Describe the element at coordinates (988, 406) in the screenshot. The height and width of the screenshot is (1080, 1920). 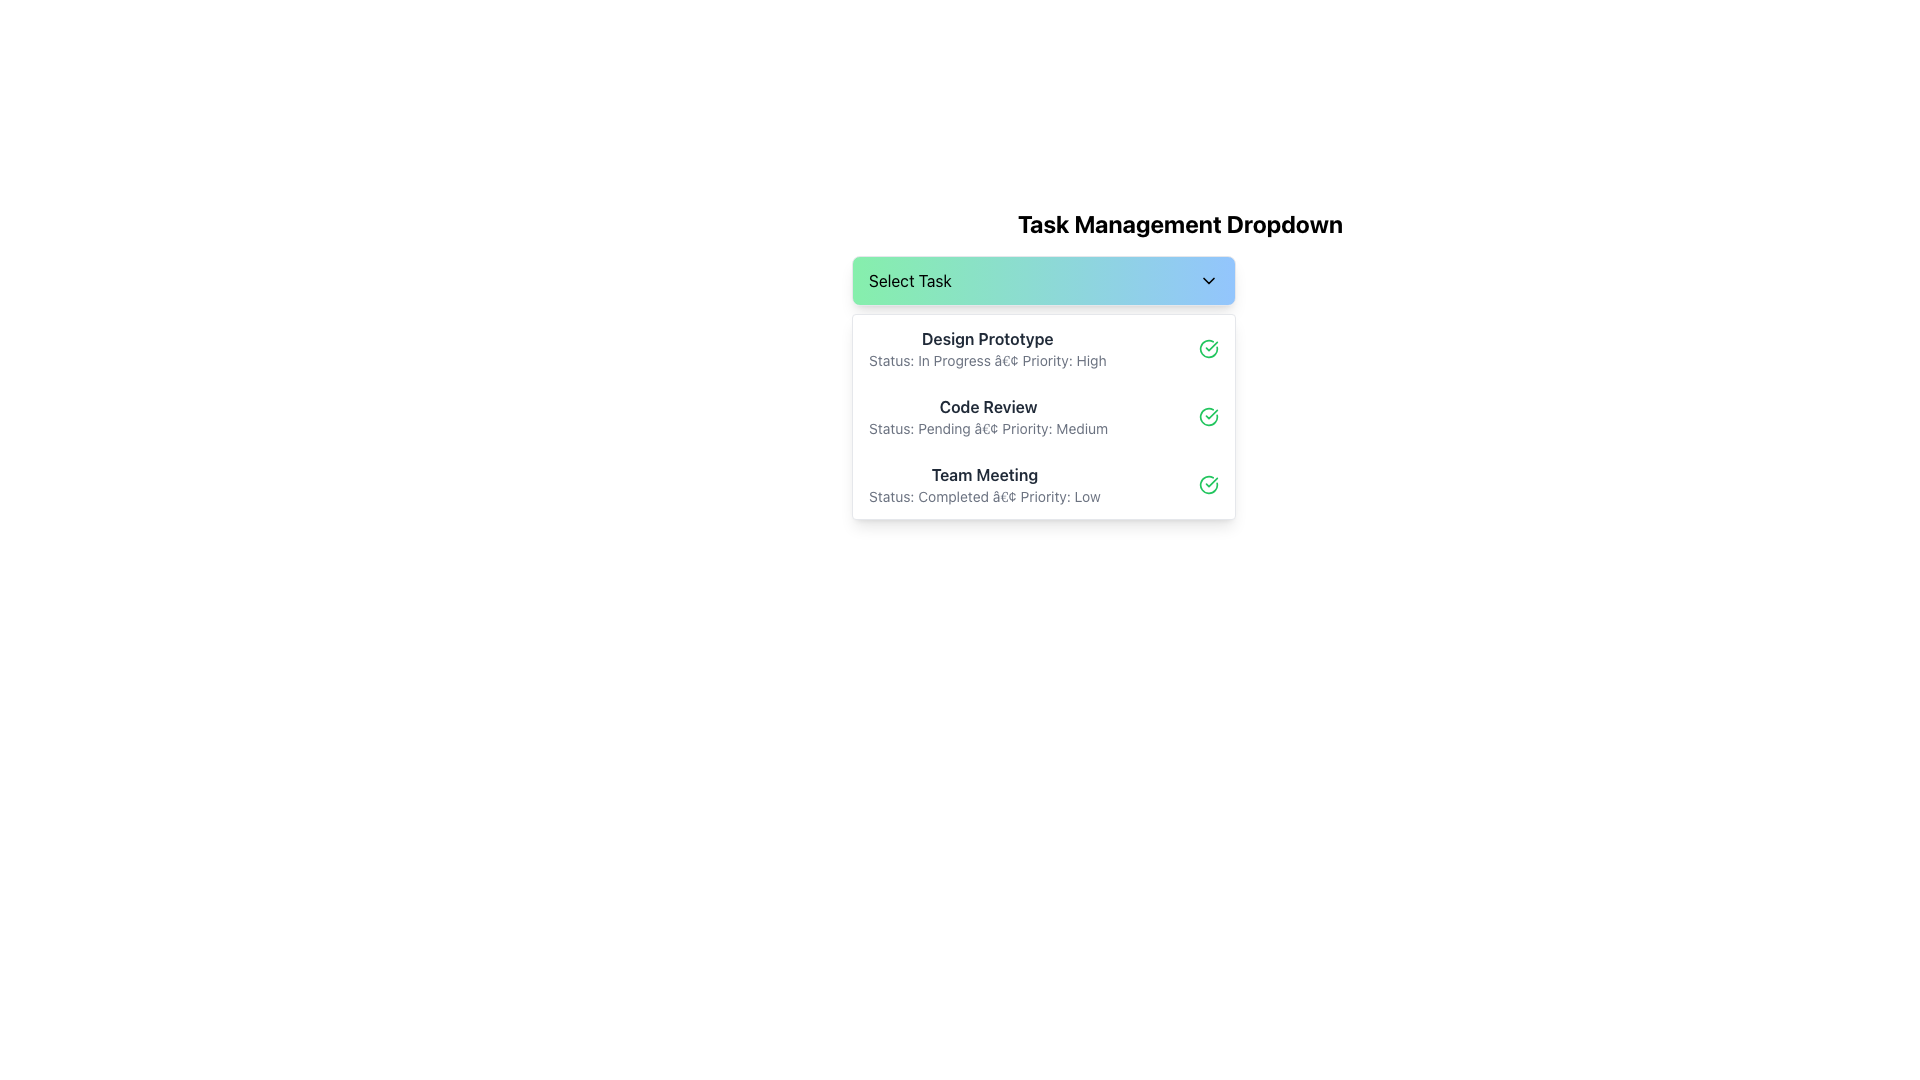
I see `the 'Code Review' task text in the dropdown menu under 'Task Management Dropdown'` at that location.